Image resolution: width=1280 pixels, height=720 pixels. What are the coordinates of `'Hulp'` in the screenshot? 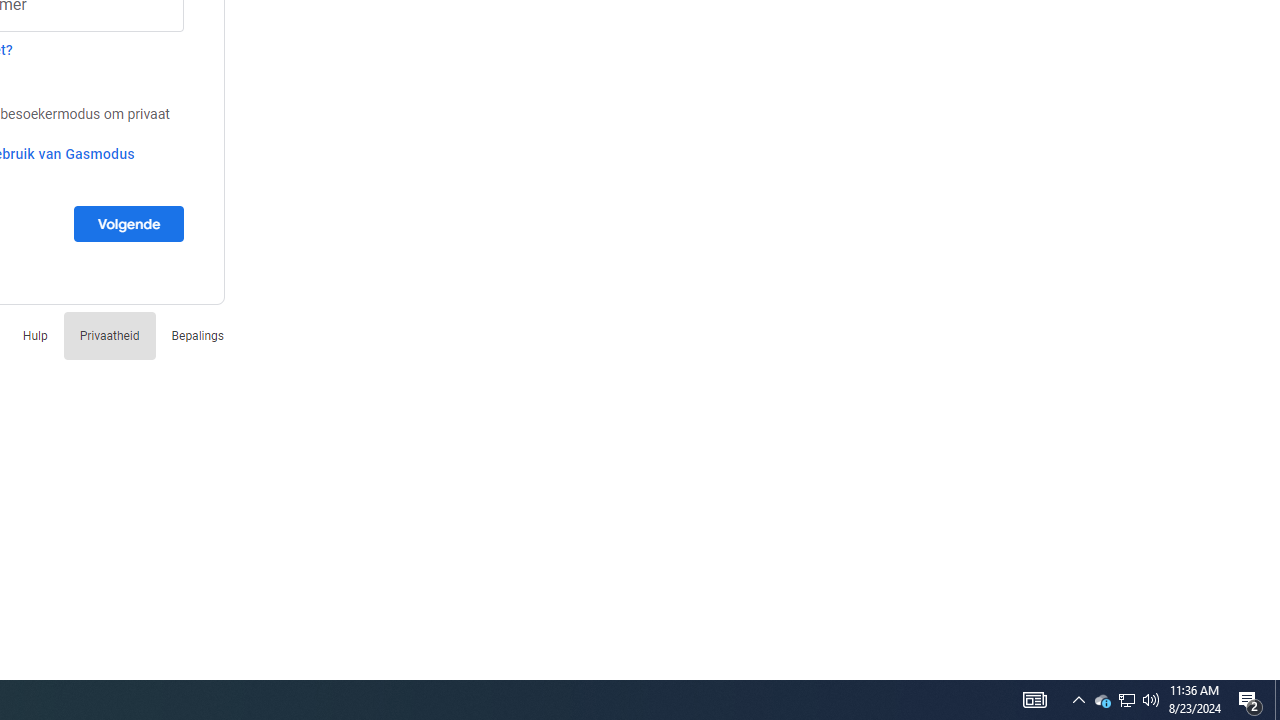 It's located at (35, 334).